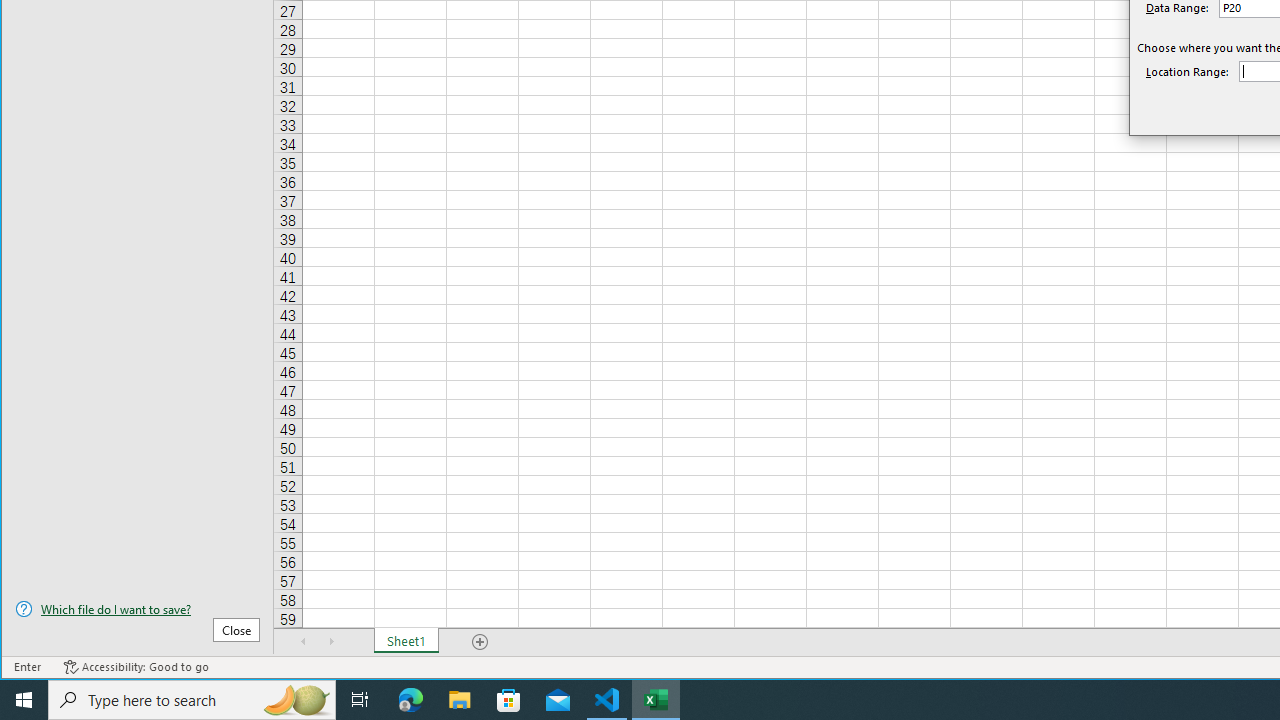 This screenshot has width=1280, height=720. What do you see at coordinates (459, 698) in the screenshot?
I see `'File Explorer'` at bounding box center [459, 698].